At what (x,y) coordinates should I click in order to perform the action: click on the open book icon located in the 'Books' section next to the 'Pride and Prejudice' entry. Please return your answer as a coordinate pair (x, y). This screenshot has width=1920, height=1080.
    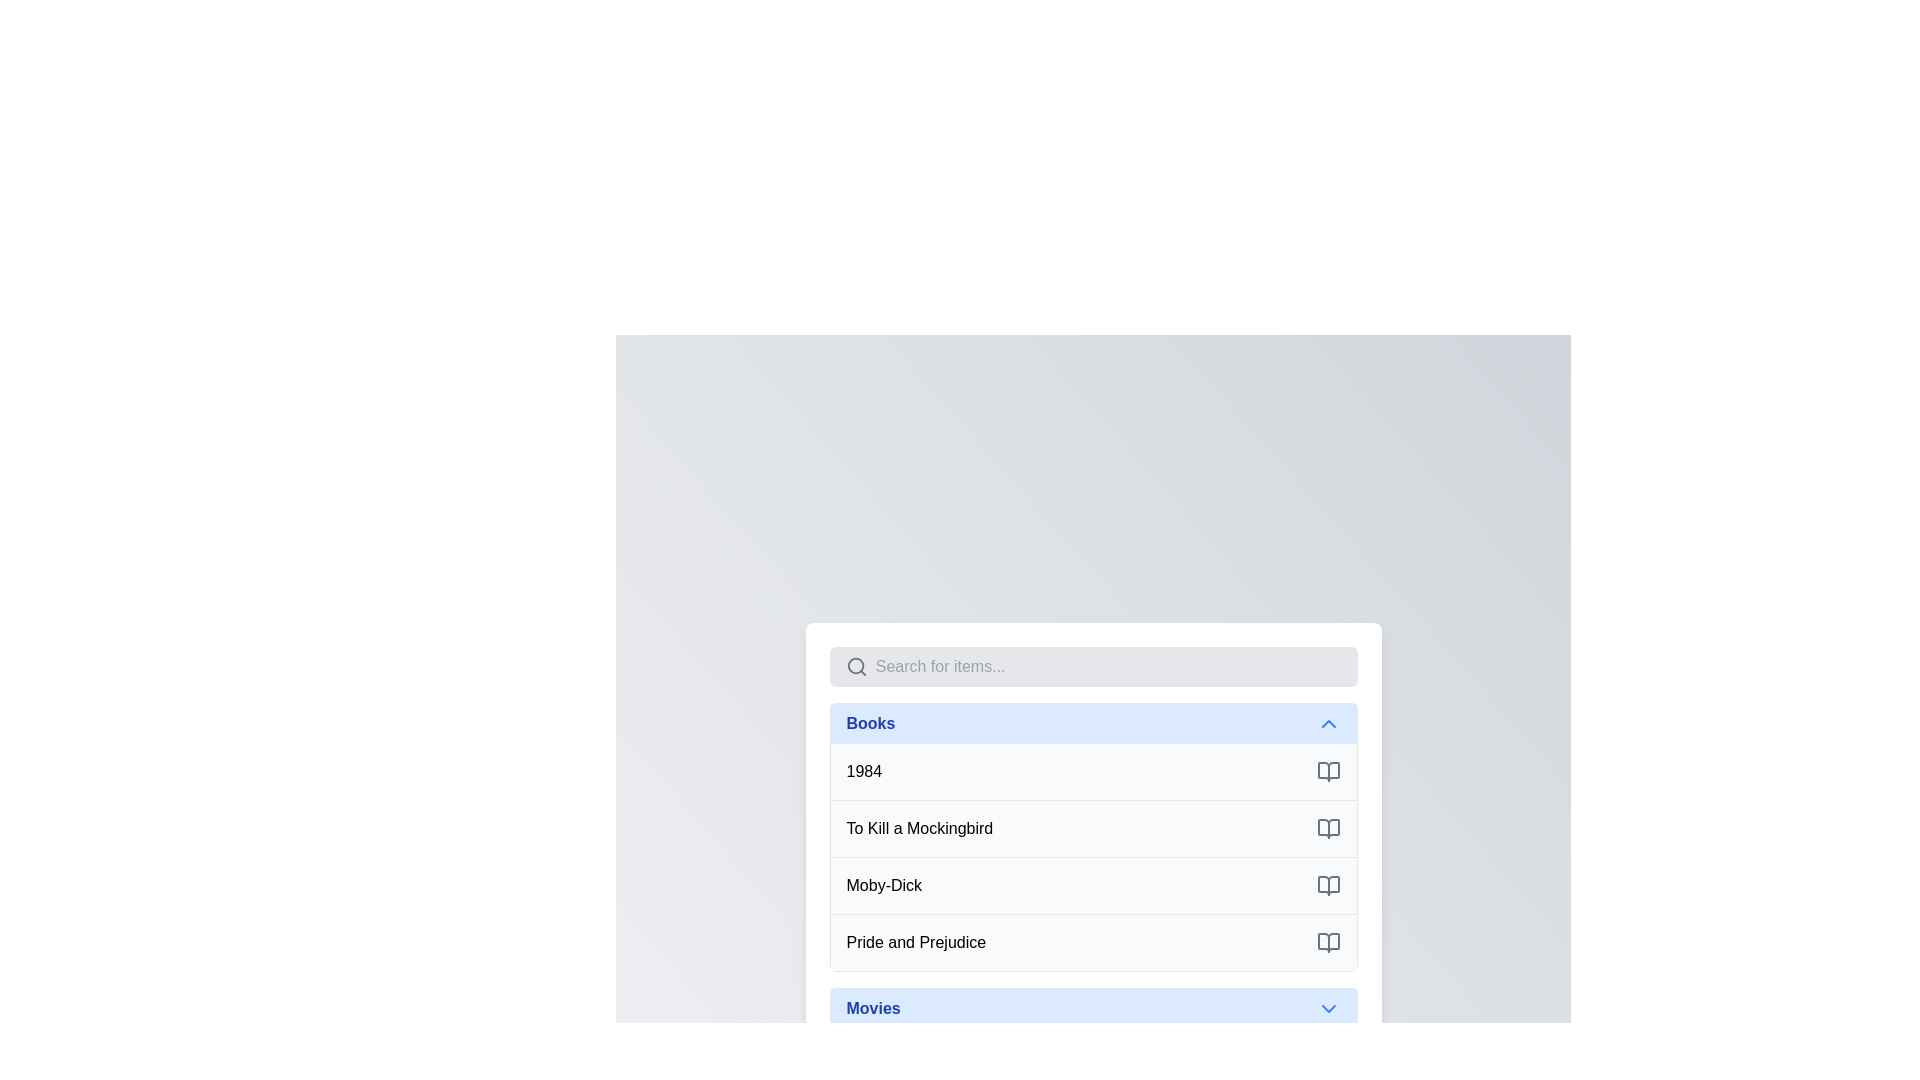
    Looking at the image, I should click on (1328, 942).